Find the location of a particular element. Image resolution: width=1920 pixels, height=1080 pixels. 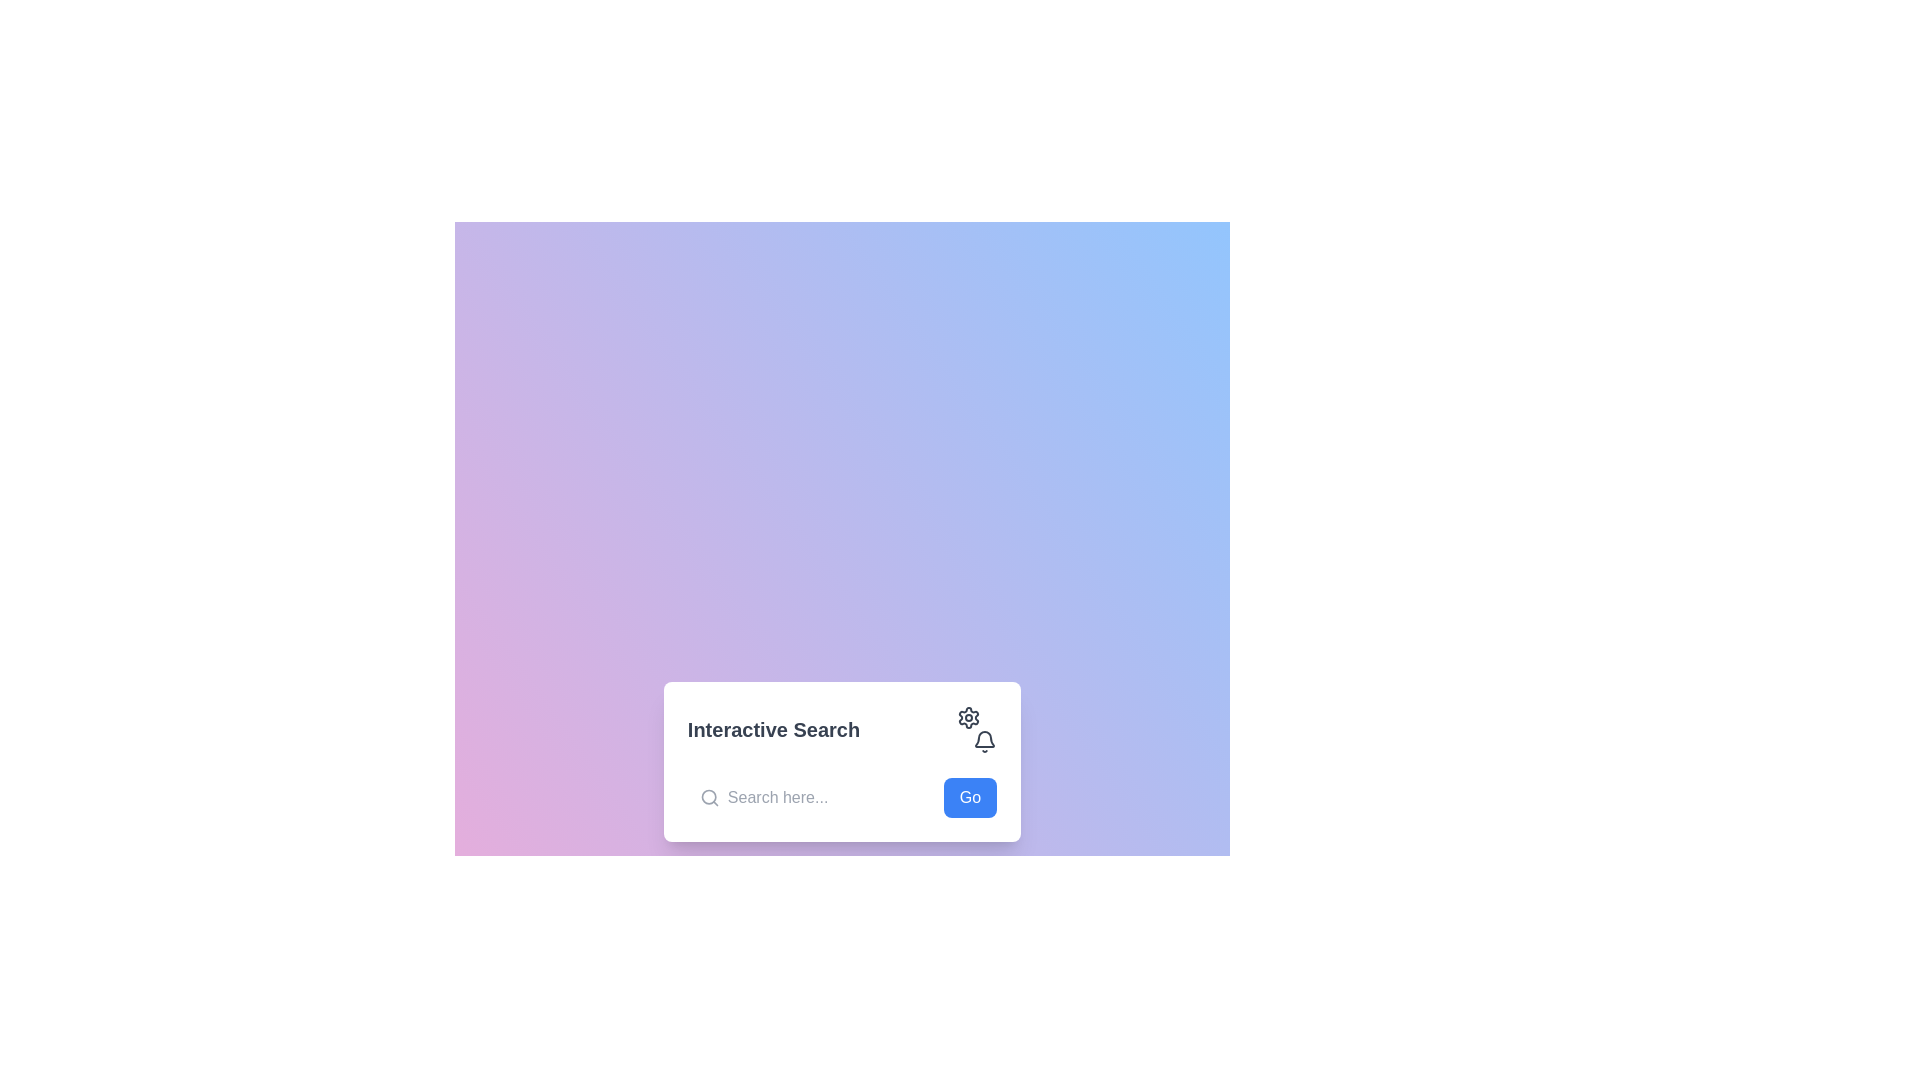

the bell icon, which is a minimalistic bell styled with a thin black outline, located in the top-right corner of the interactive search panel, next to the gear icon is located at coordinates (985, 742).